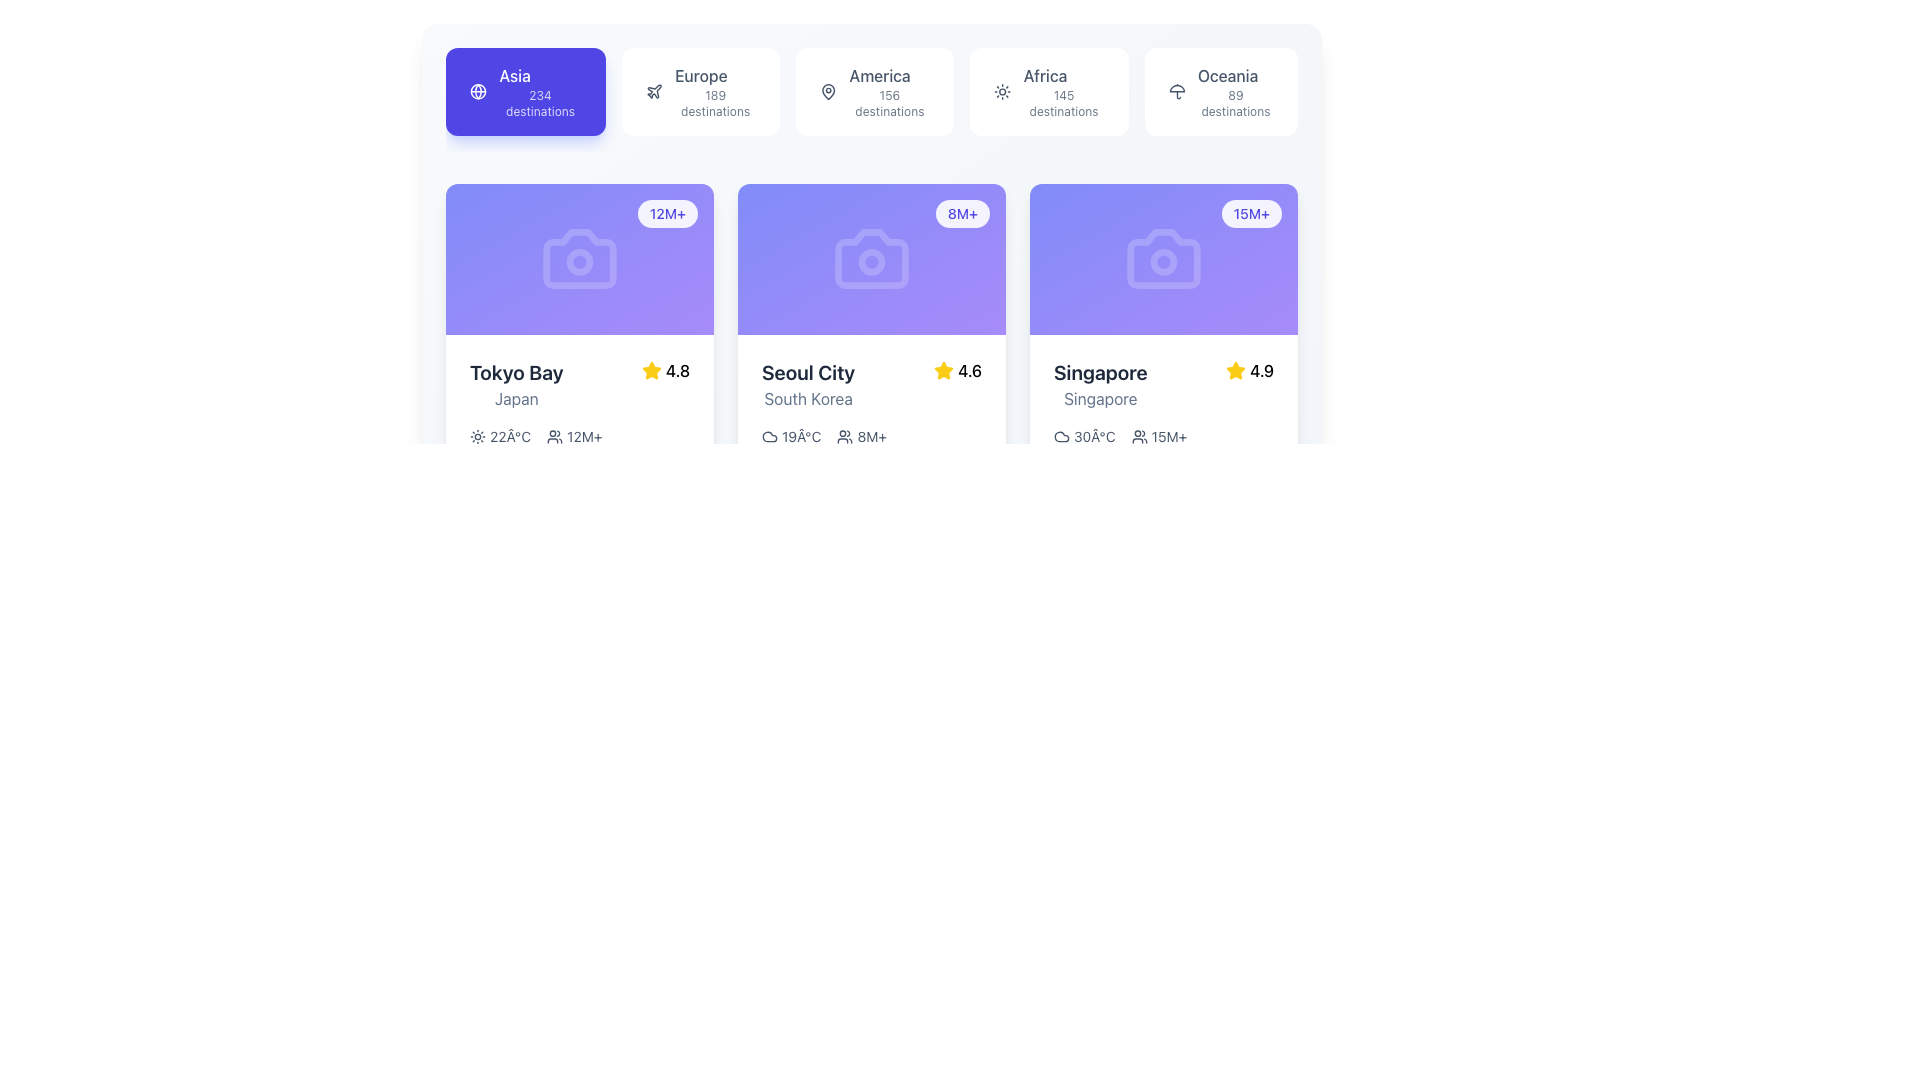 This screenshot has width=1920, height=1080. I want to click on the Text Label indicating the number of destinations associated with 'America', situated within the card dedicated to 'America', which is the third card from the left in the top row of cards, so click(888, 104).